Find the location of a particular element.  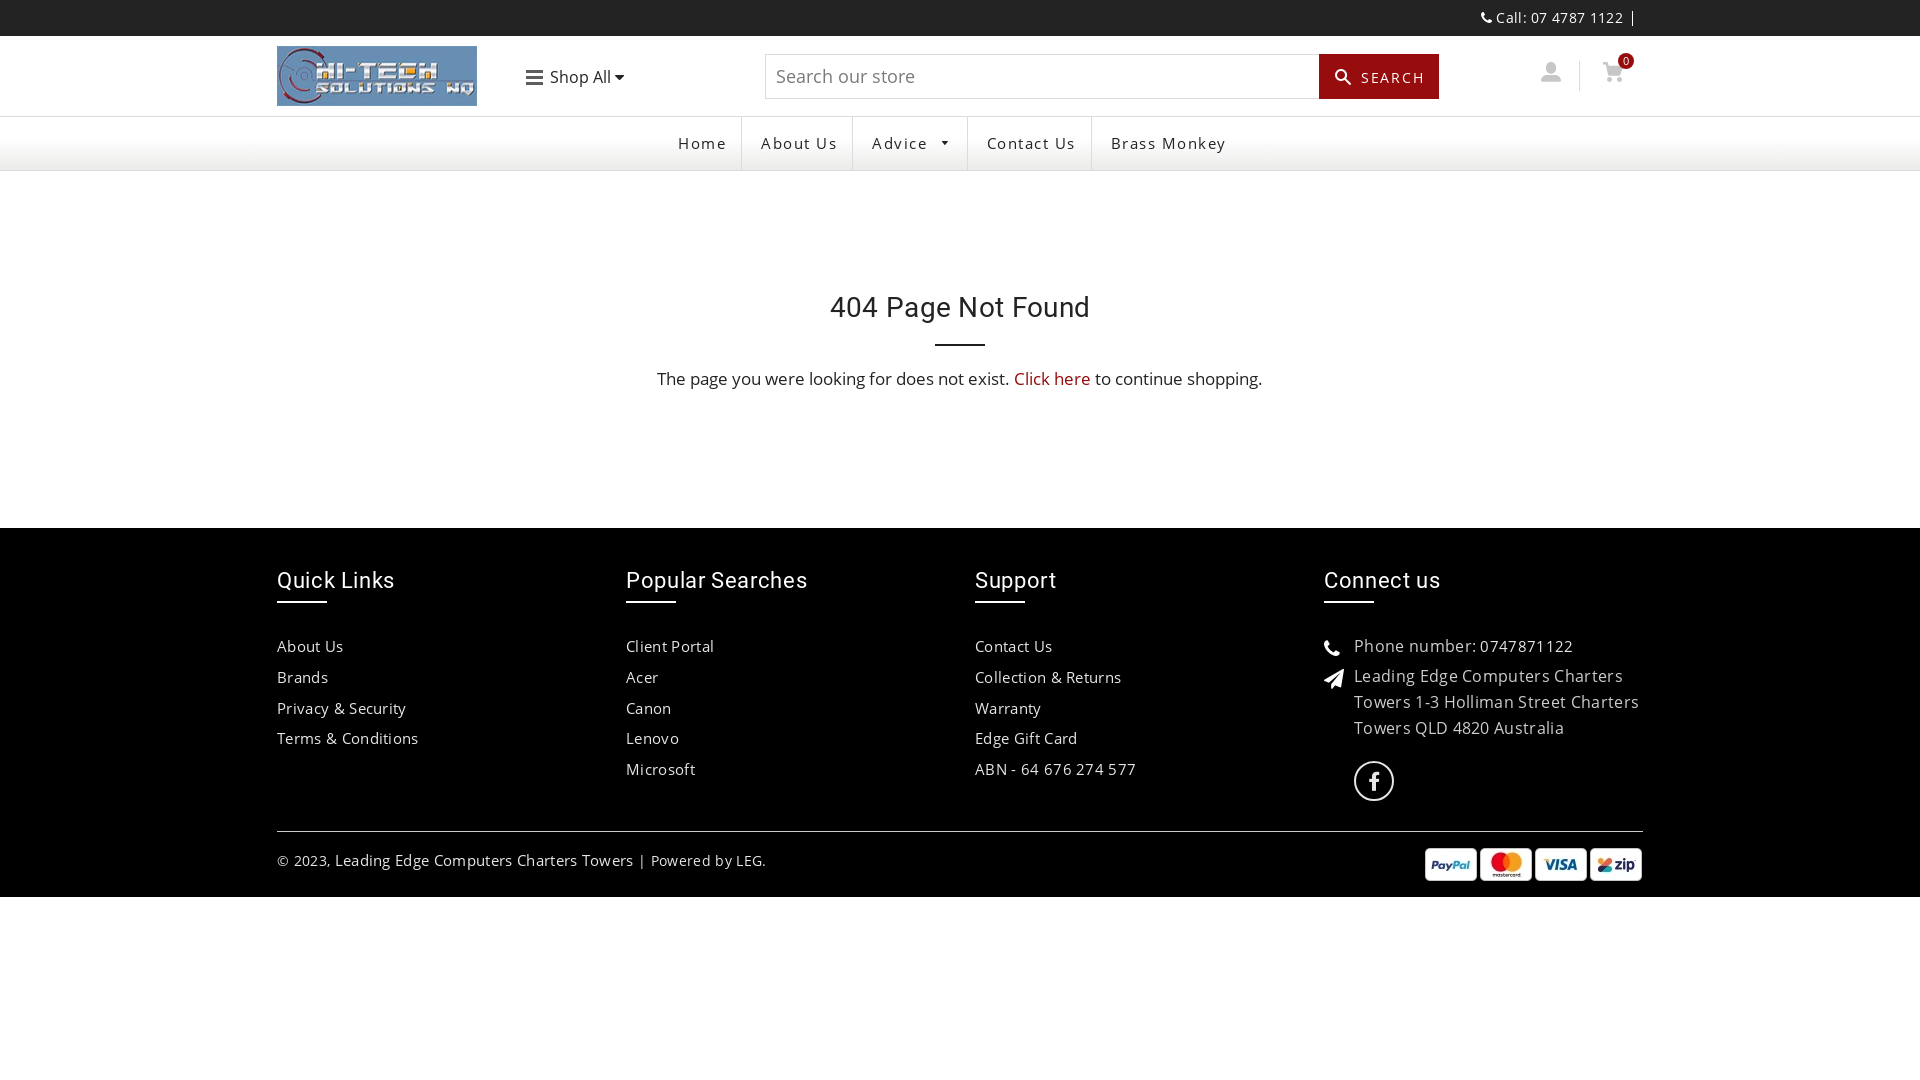

'About Us' is located at coordinates (797, 142).